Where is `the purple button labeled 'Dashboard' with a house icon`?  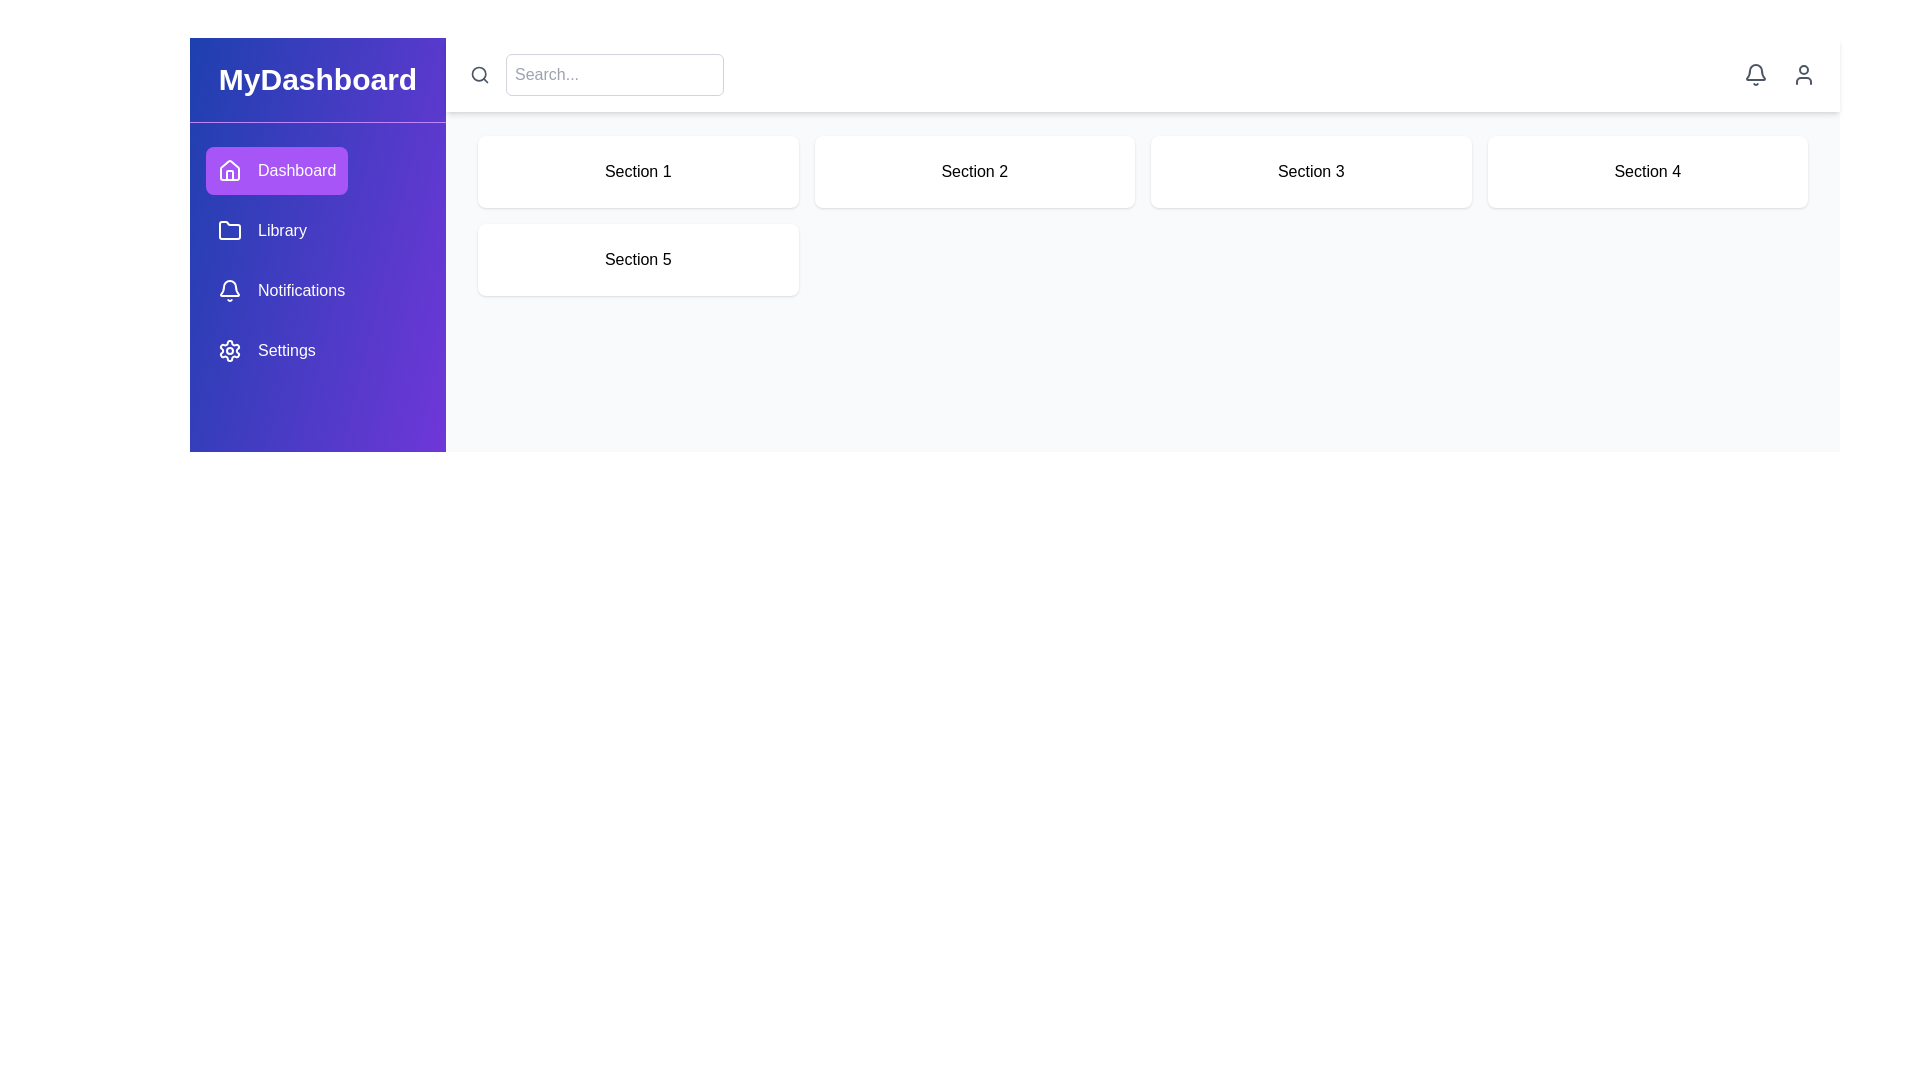 the purple button labeled 'Dashboard' with a house icon is located at coordinates (276, 169).